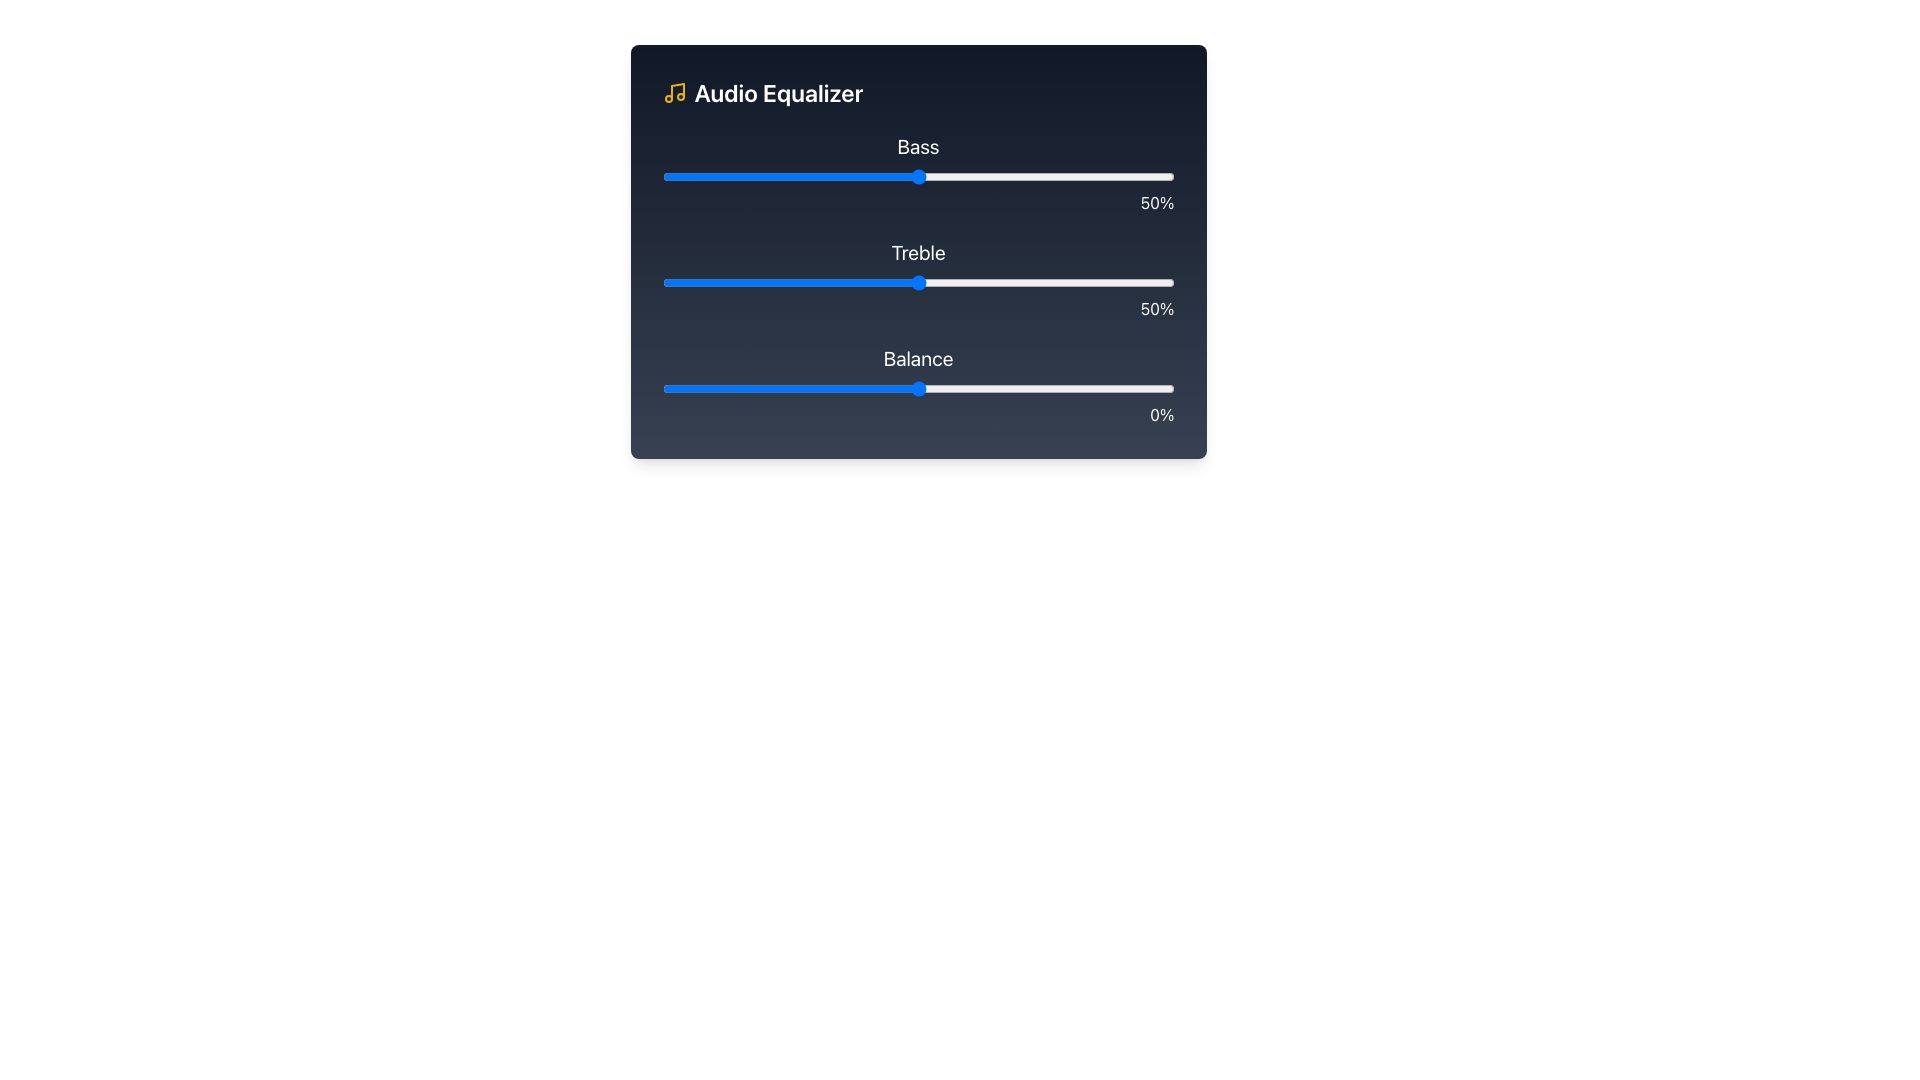 The width and height of the screenshot is (1920, 1080). Describe the element at coordinates (713, 176) in the screenshot. I see `the Bass level` at that location.